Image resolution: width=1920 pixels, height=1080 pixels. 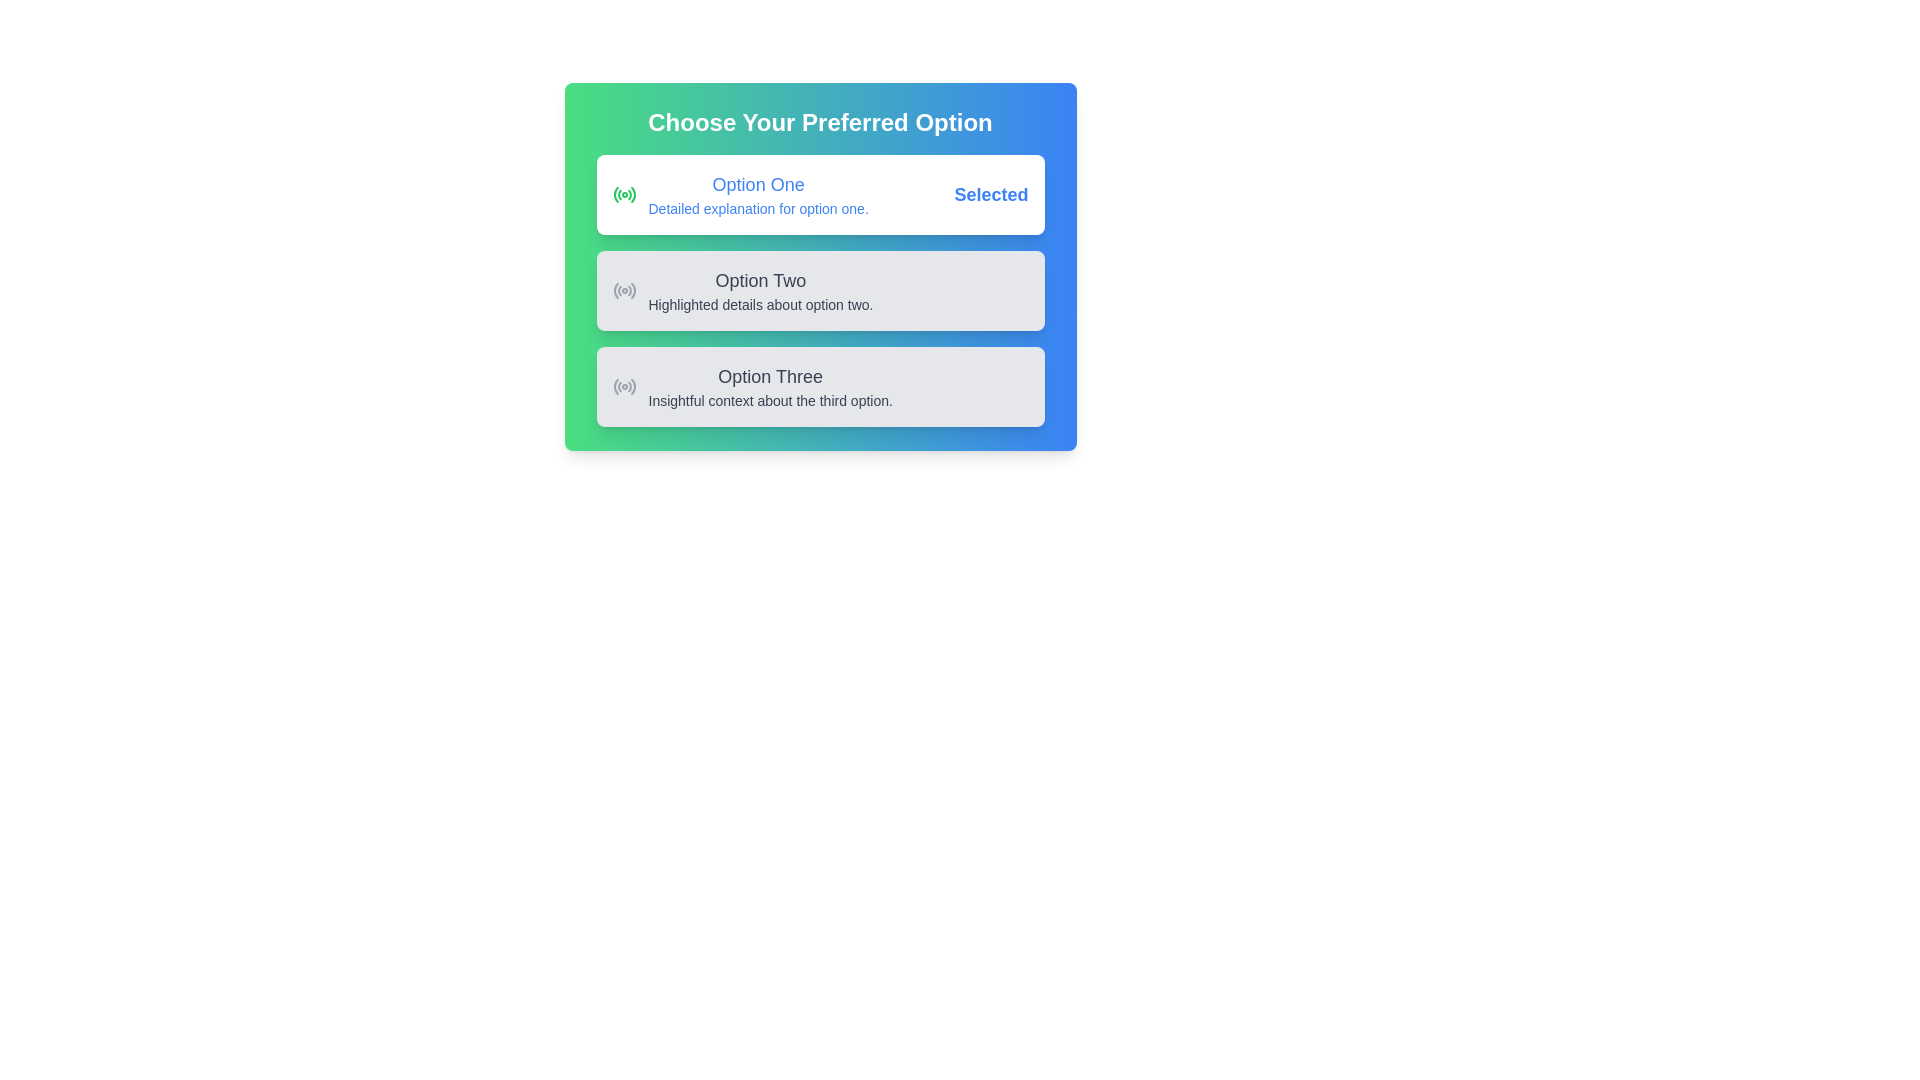 I want to click on the selectable text option displaying 'Option Three' for accessibility purposes, so click(x=769, y=386).